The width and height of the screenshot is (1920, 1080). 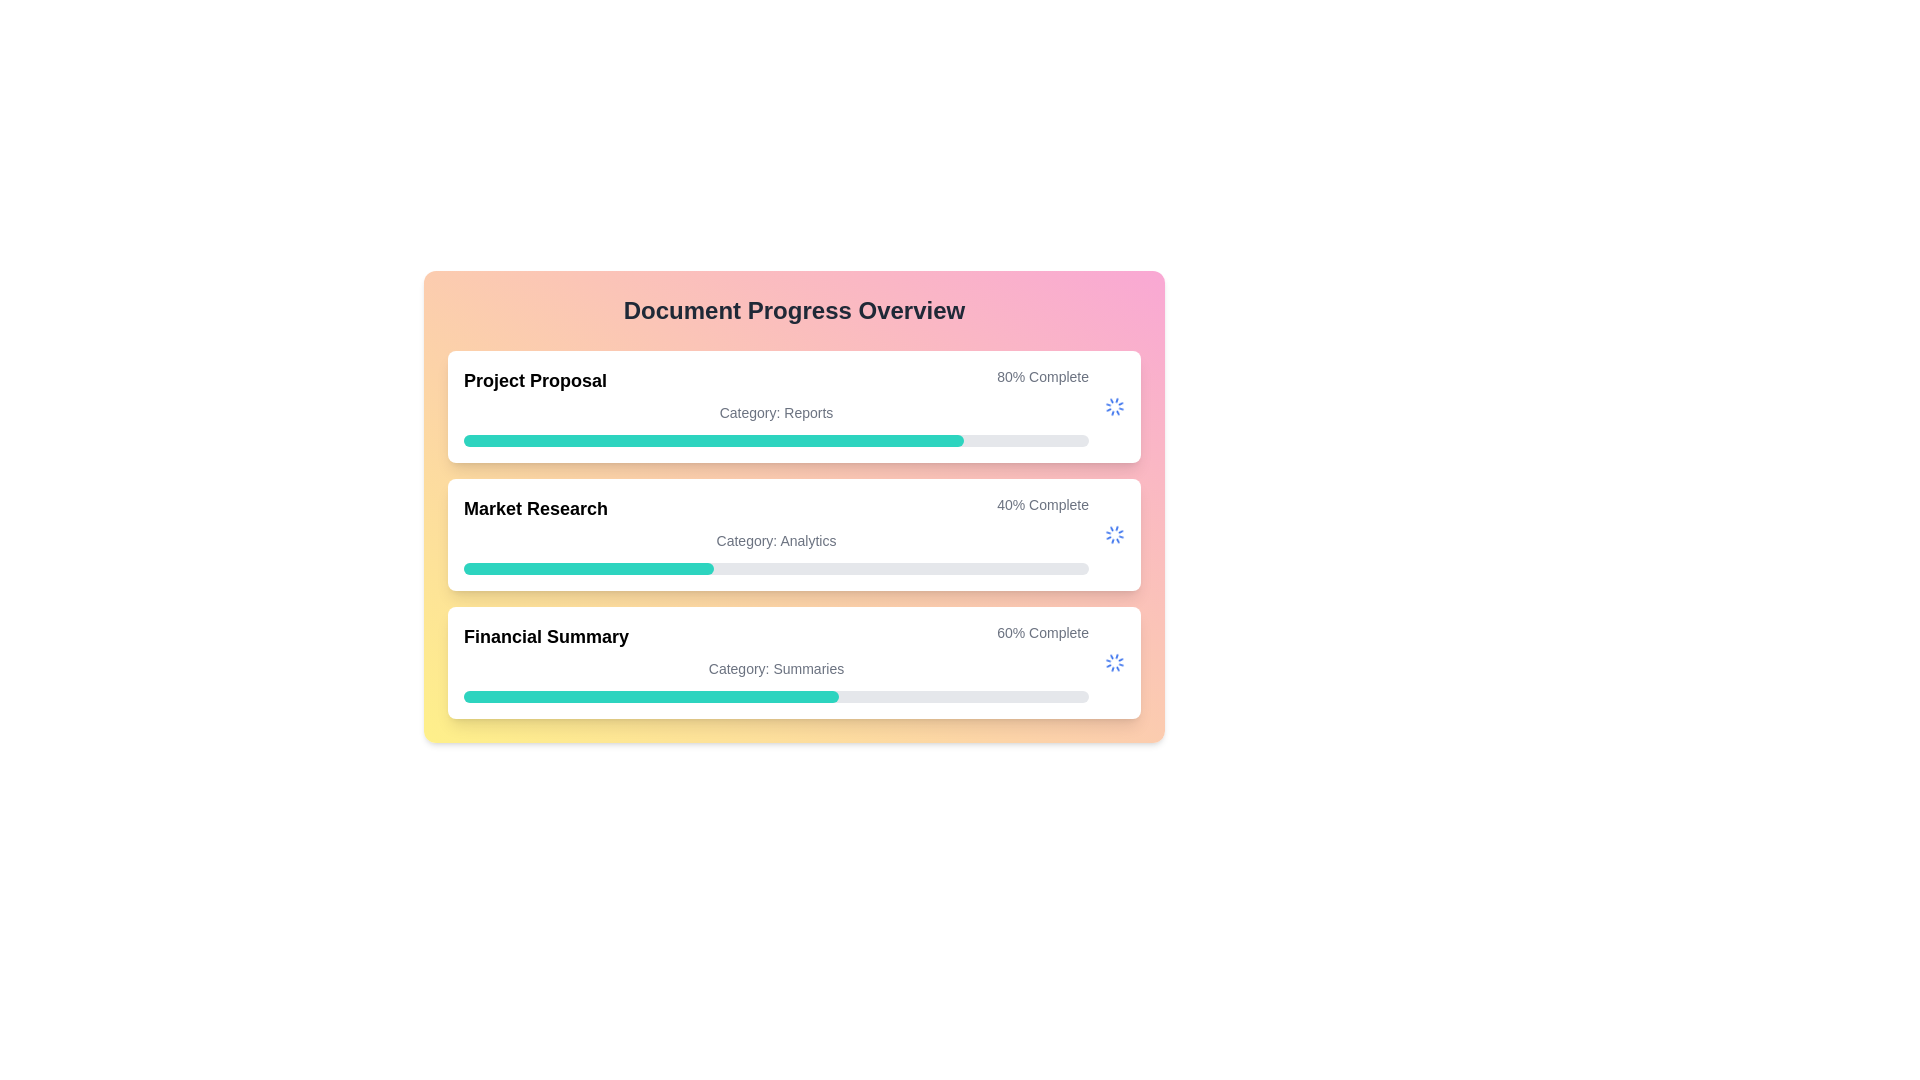 I want to click on text label indicating the subject of the card, which is located at the top-left corner of the 'Project Proposal' card, above the '80% Complete' element, so click(x=535, y=381).